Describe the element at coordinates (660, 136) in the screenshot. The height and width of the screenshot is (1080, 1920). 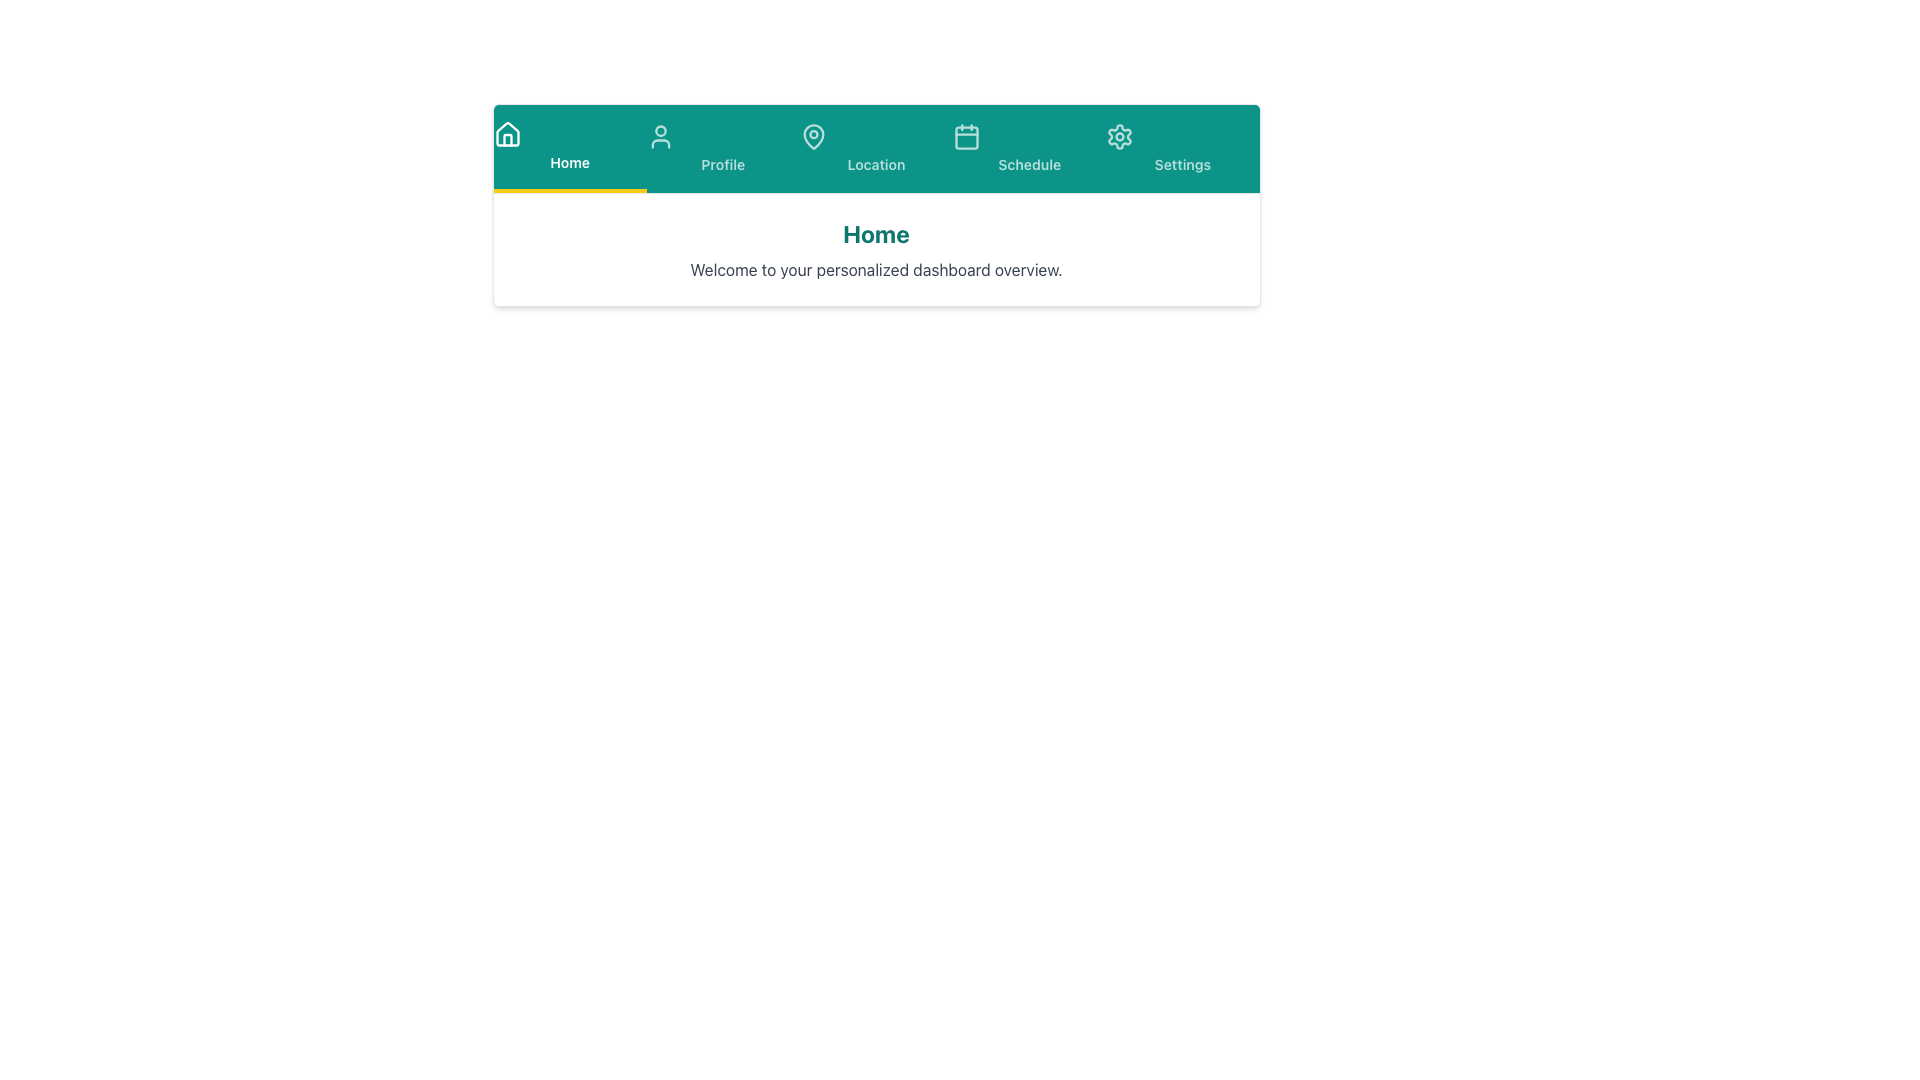
I see `the user icon in the navigation bar, located to the right of the 'Home' section, to switch tabs` at that location.